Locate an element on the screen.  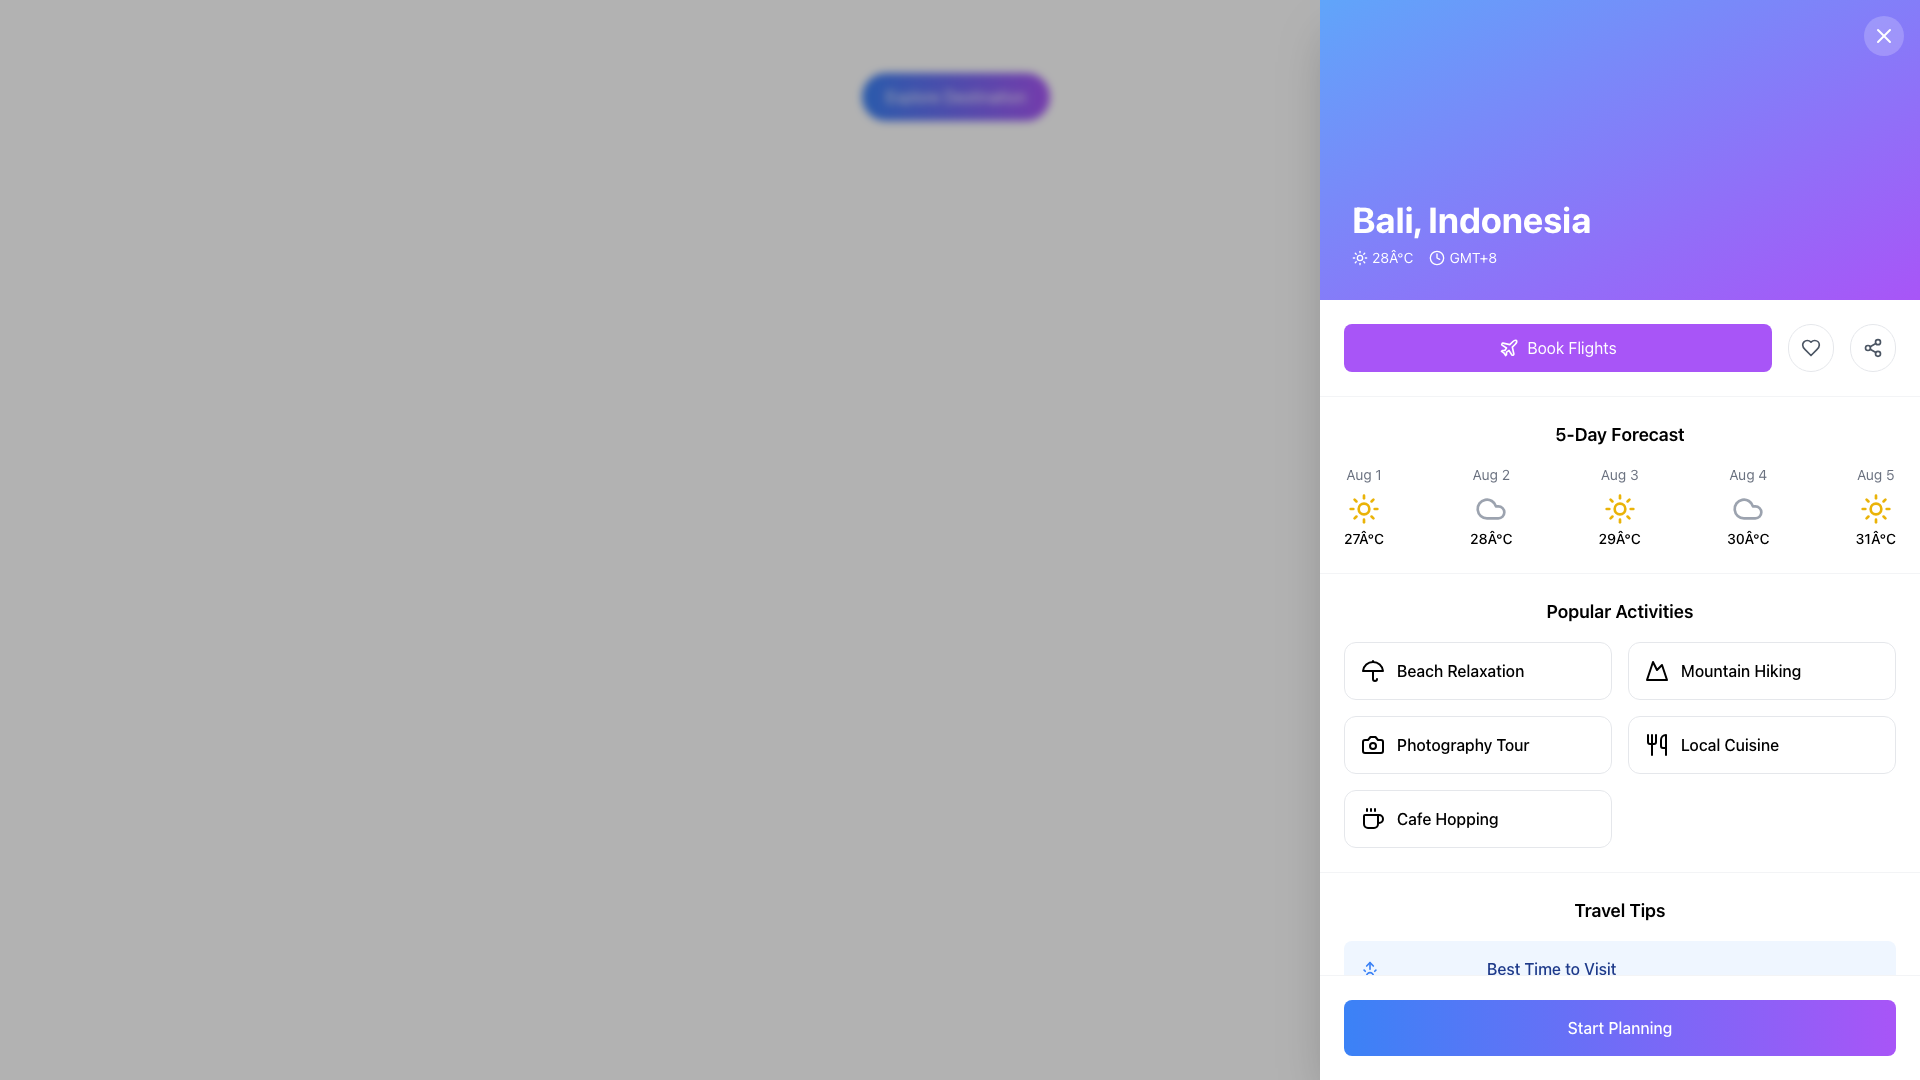
the date indicated by the text label in the '5-Day Forecast' section, which is the top-most text above the sun icon and temperature value is located at coordinates (1874, 474).